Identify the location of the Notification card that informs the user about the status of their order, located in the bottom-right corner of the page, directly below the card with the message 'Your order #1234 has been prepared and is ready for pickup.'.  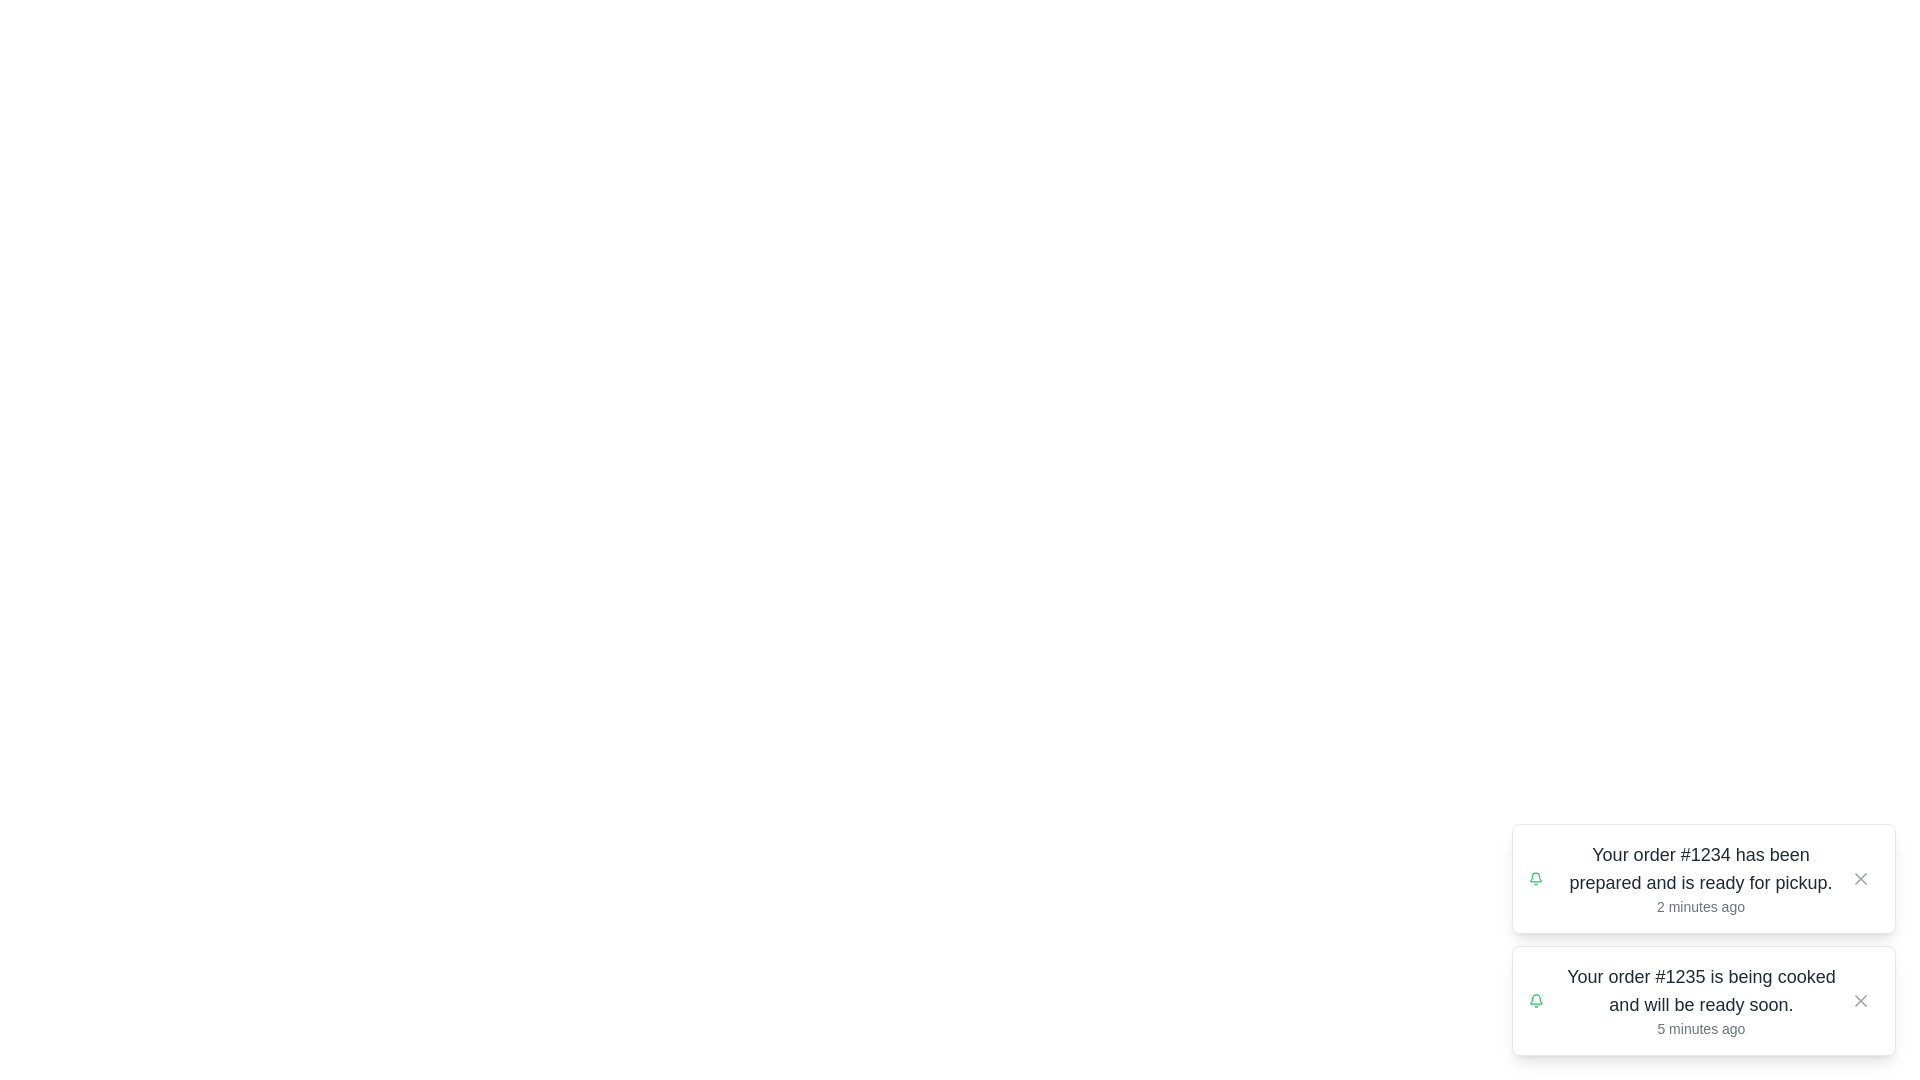
(1703, 1001).